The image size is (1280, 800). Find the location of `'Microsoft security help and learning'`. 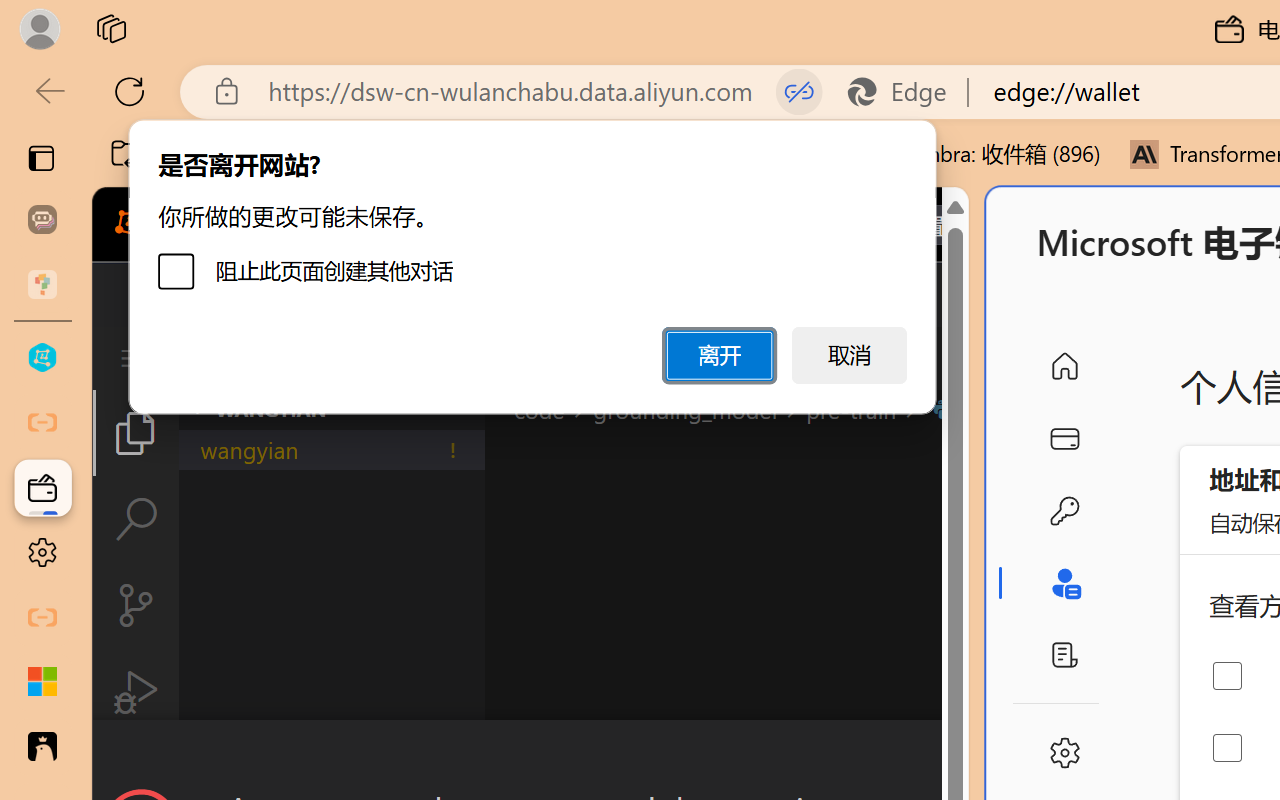

'Microsoft security help and learning' is located at coordinates (42, 682).